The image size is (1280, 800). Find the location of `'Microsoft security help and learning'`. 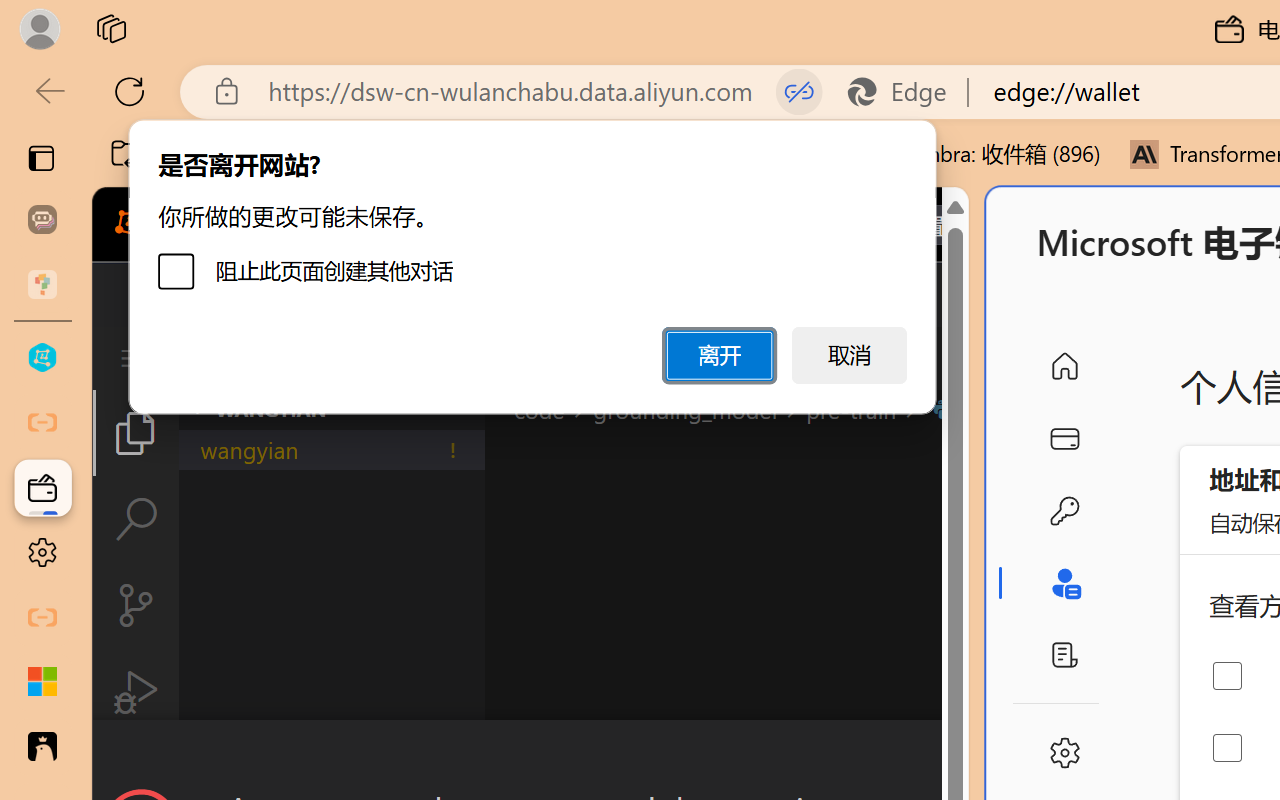

'Microsoft security help and learning' is located at coordinates (42, 682).